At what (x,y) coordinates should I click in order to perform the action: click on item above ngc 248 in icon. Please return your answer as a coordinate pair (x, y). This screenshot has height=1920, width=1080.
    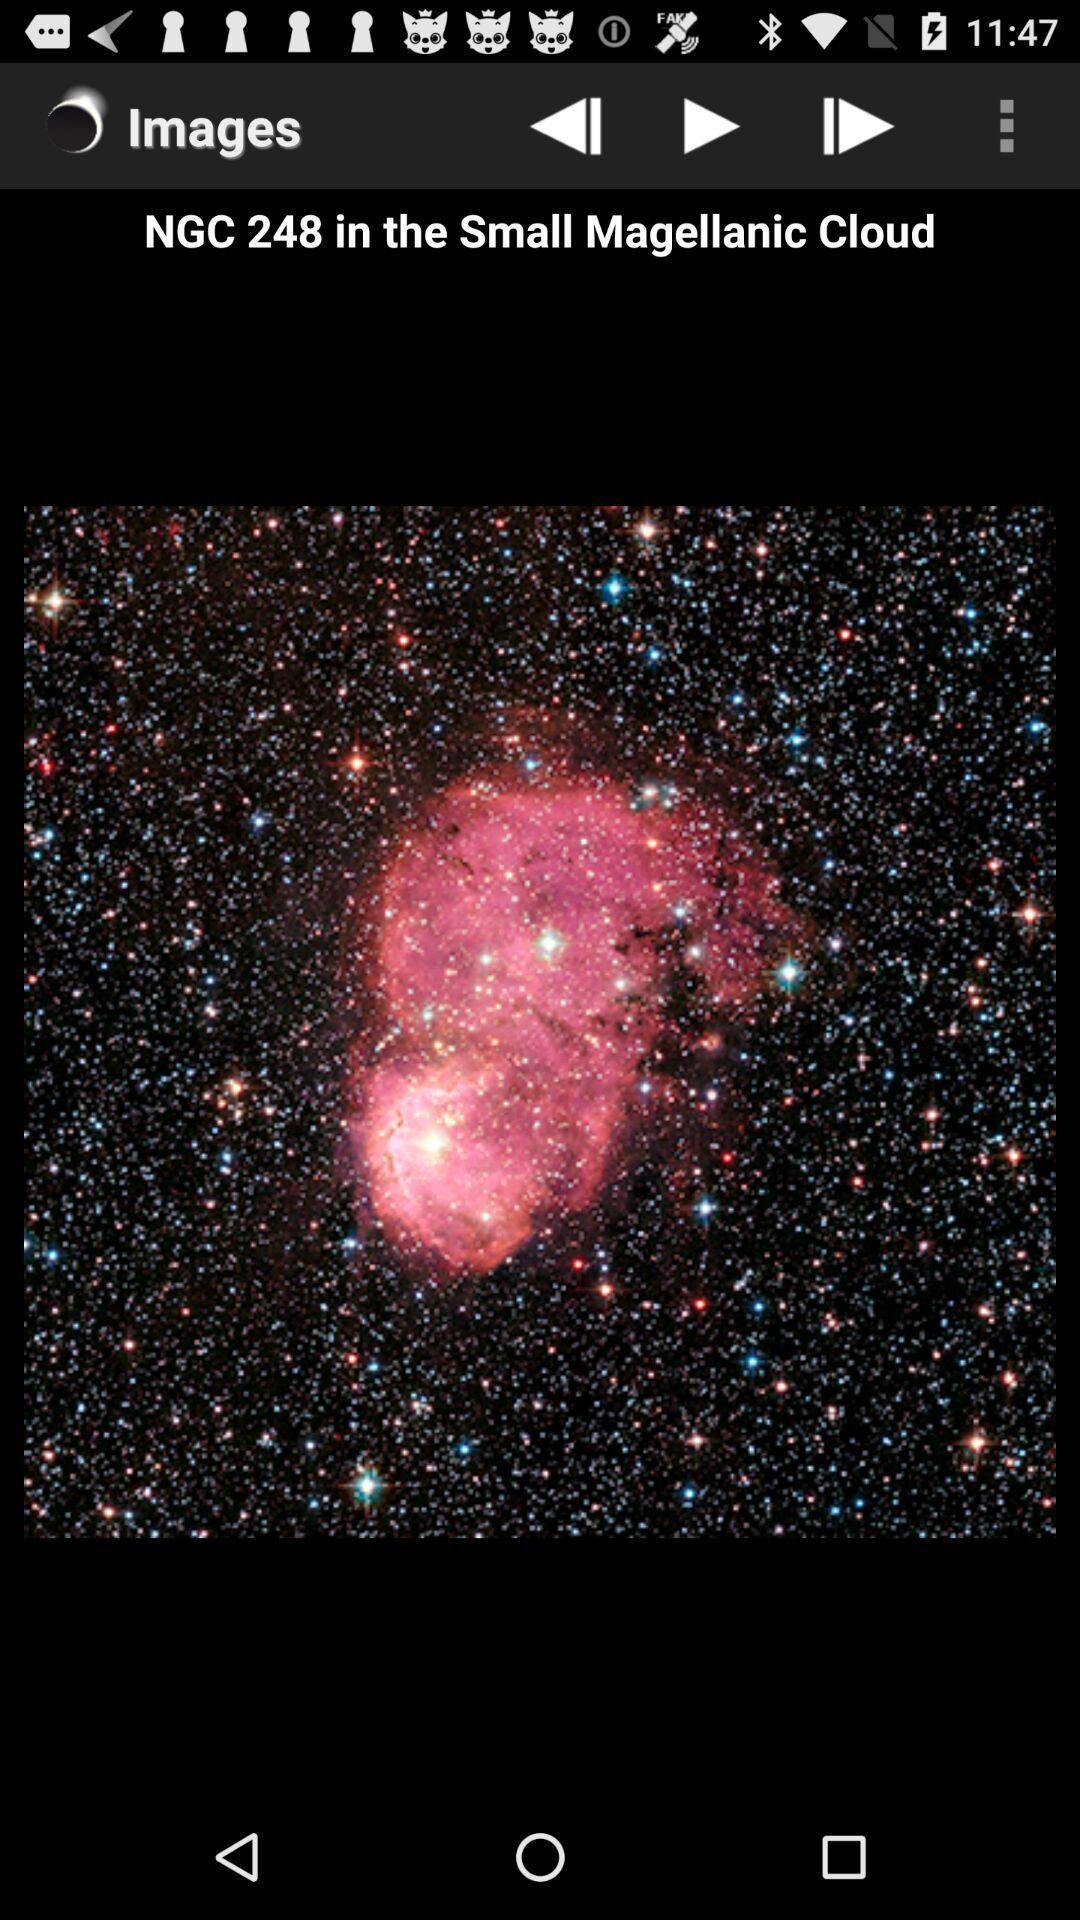
    Looking at the image, I should click on (711, 124).